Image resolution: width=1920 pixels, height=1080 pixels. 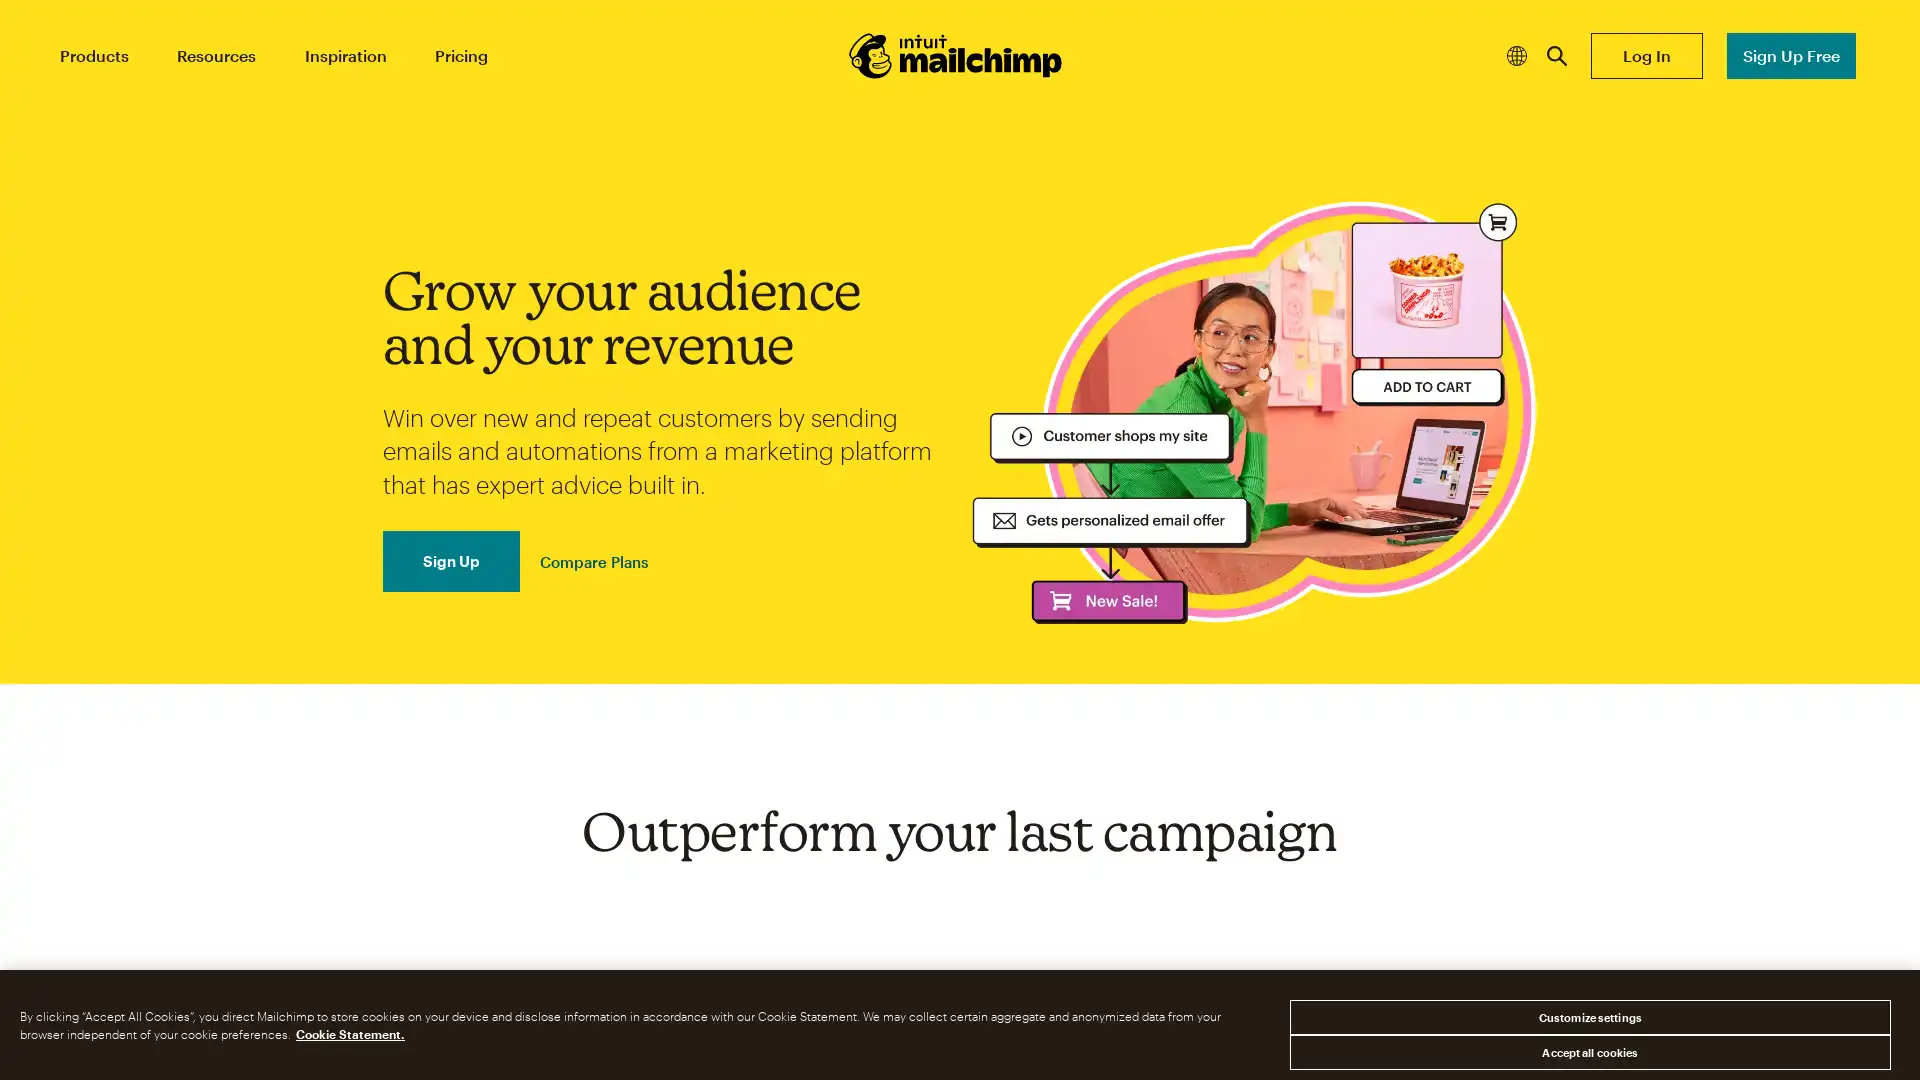 What do you see at coordinates (1588, 1017) in the screenshot?
I see `Customize settings` at bounding box center [1588, 1017].